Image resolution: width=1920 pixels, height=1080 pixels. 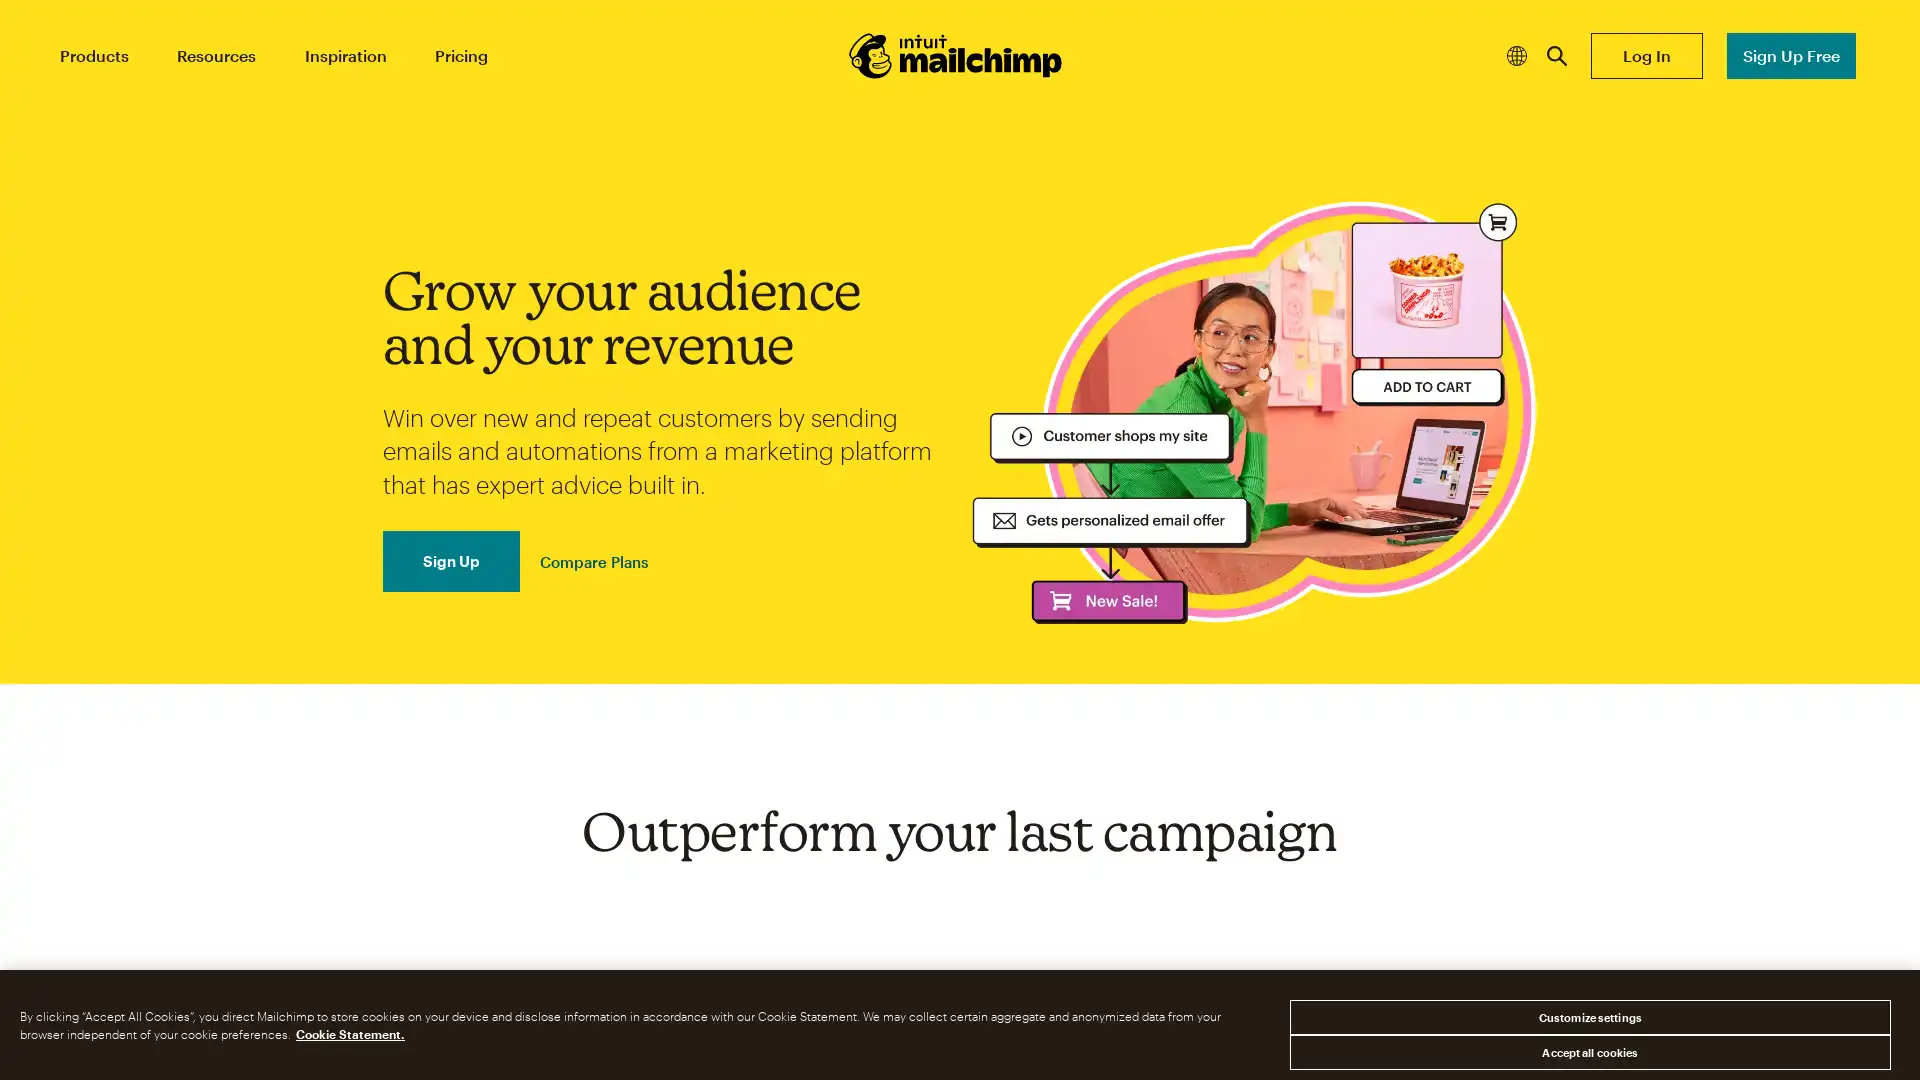 What do you see at coordinates (1588, 1017) in the screenshot?
I see `Customize settings` at bounding box center [1588, 1017].